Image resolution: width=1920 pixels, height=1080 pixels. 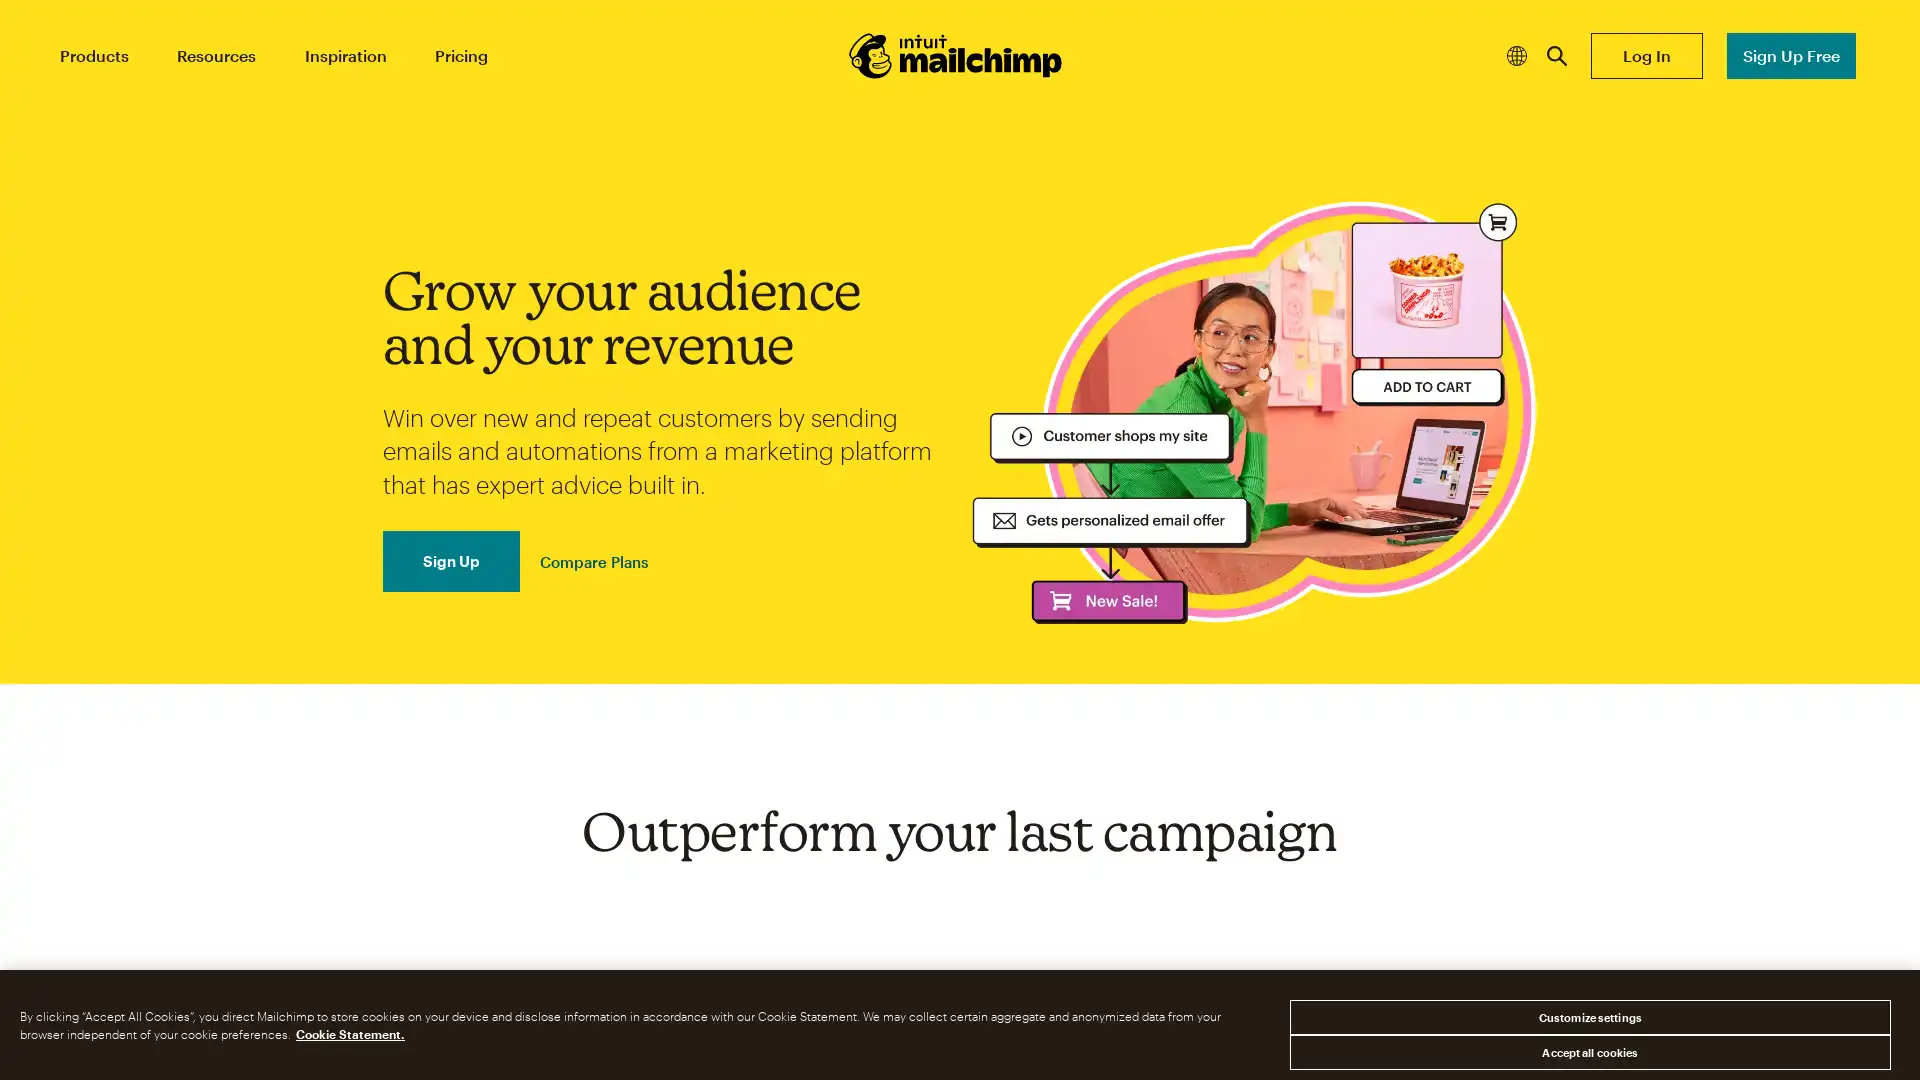 What do you see at coordinates (1588, 1017) in the screenshot?
I see `Customize settings` at bounding box center [1588, 1017].